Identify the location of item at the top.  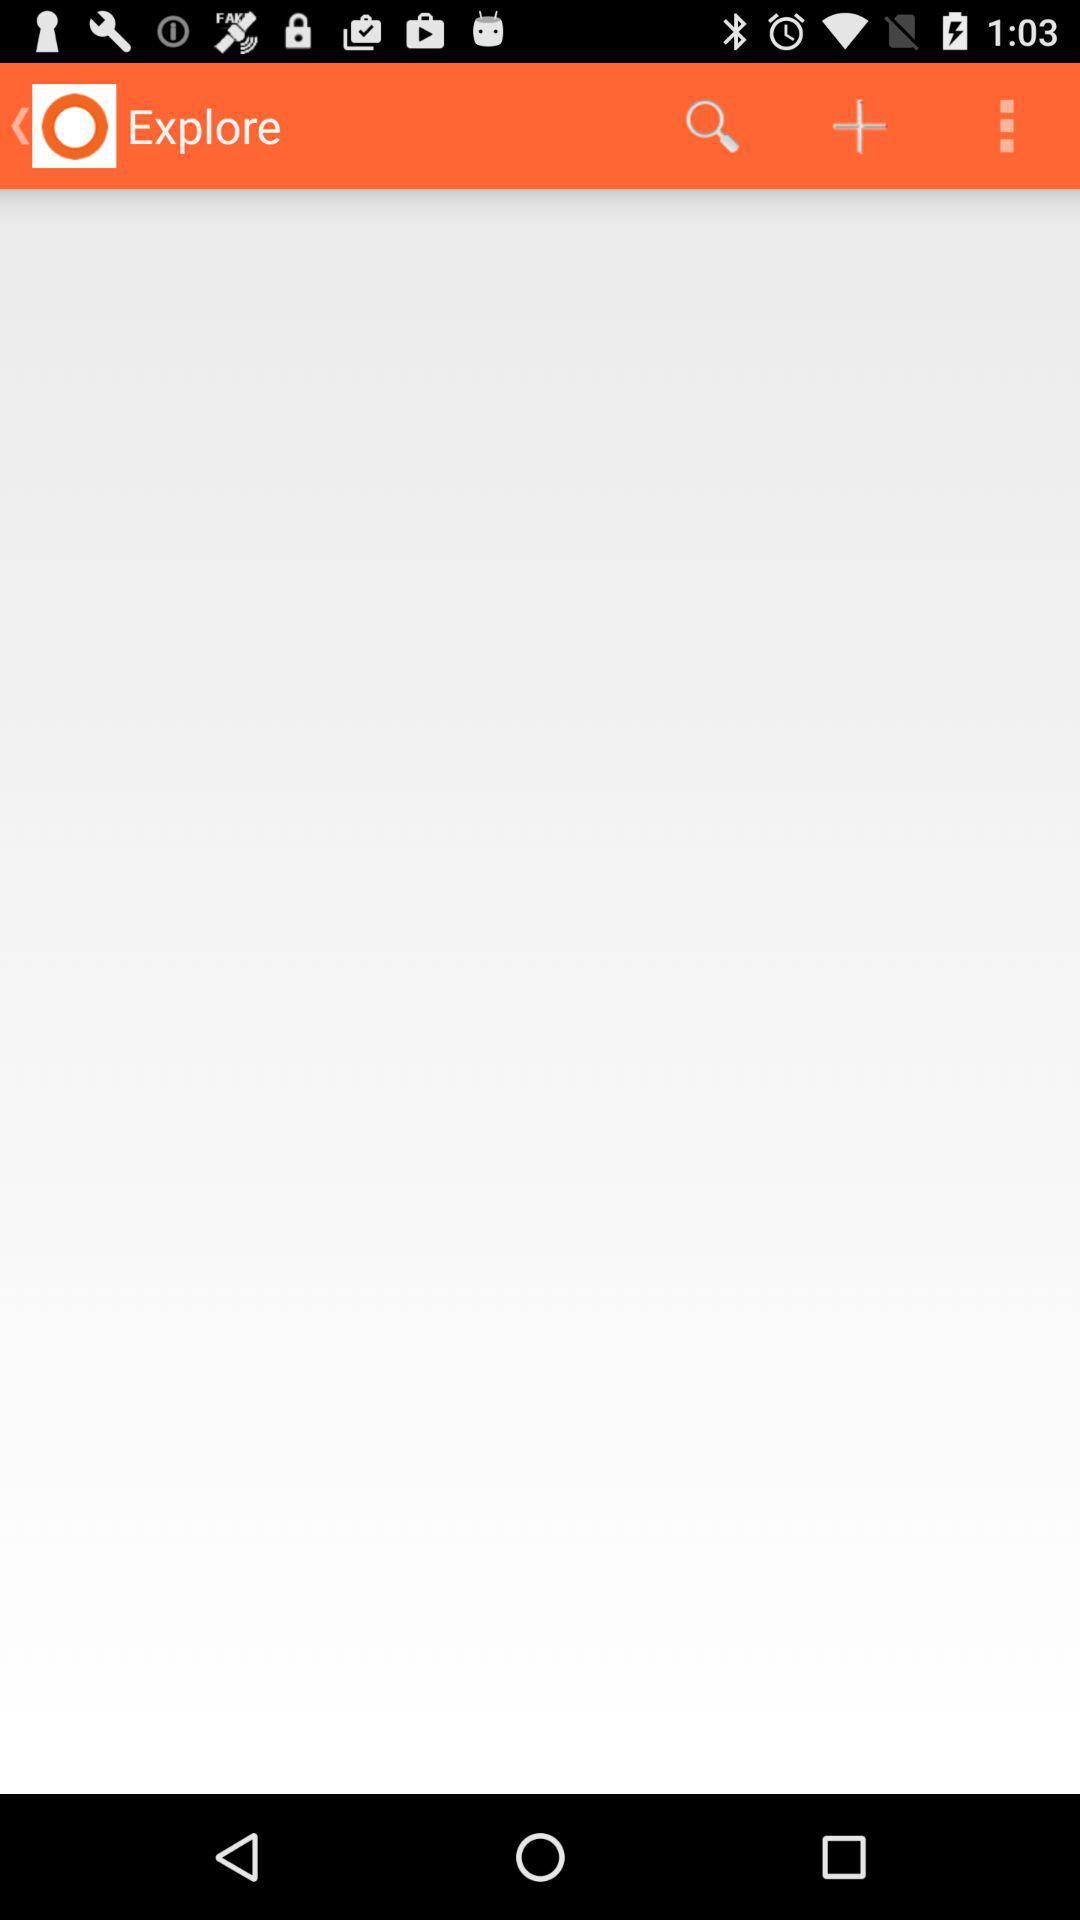
(711, 124).